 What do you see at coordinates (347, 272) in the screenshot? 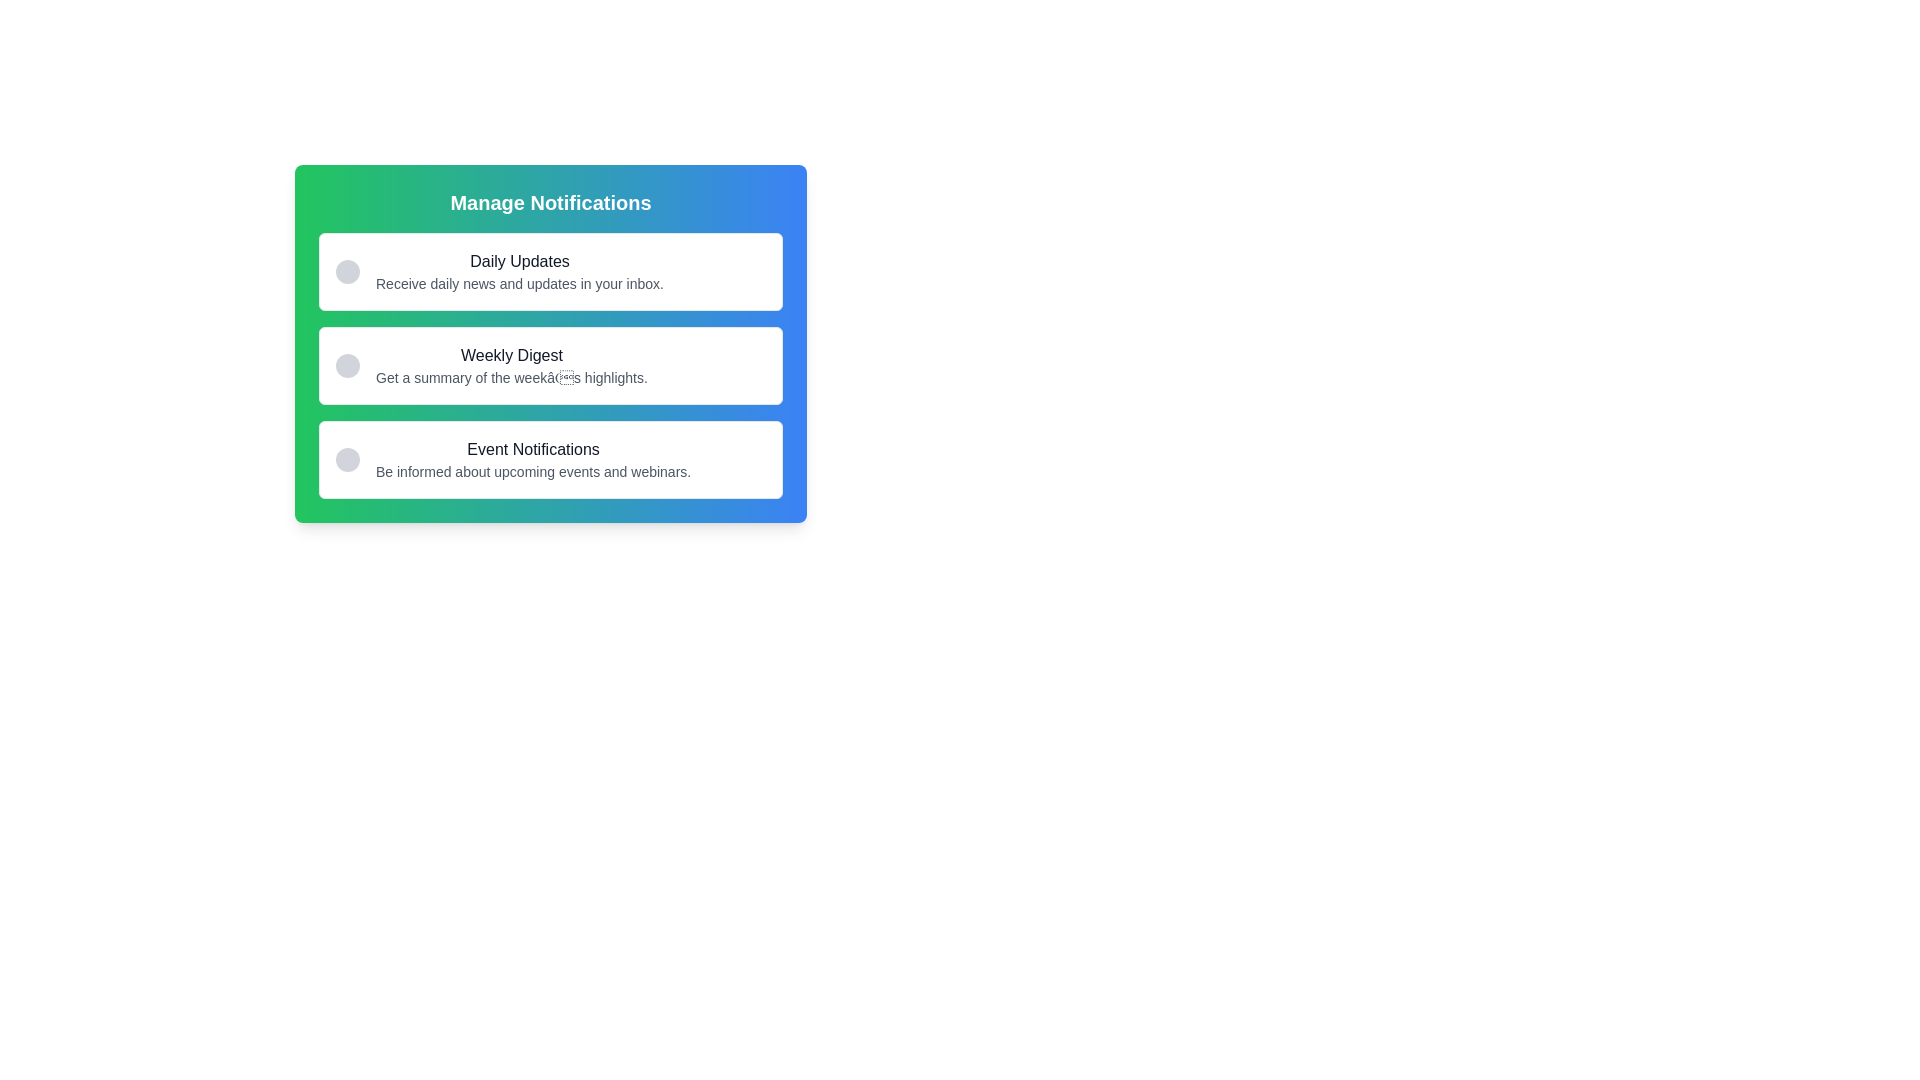
I see `the small circular UI component with a gray background that indicates the state, located to the left of the 'Daily Updates' text` at bounding box center [347, 272].